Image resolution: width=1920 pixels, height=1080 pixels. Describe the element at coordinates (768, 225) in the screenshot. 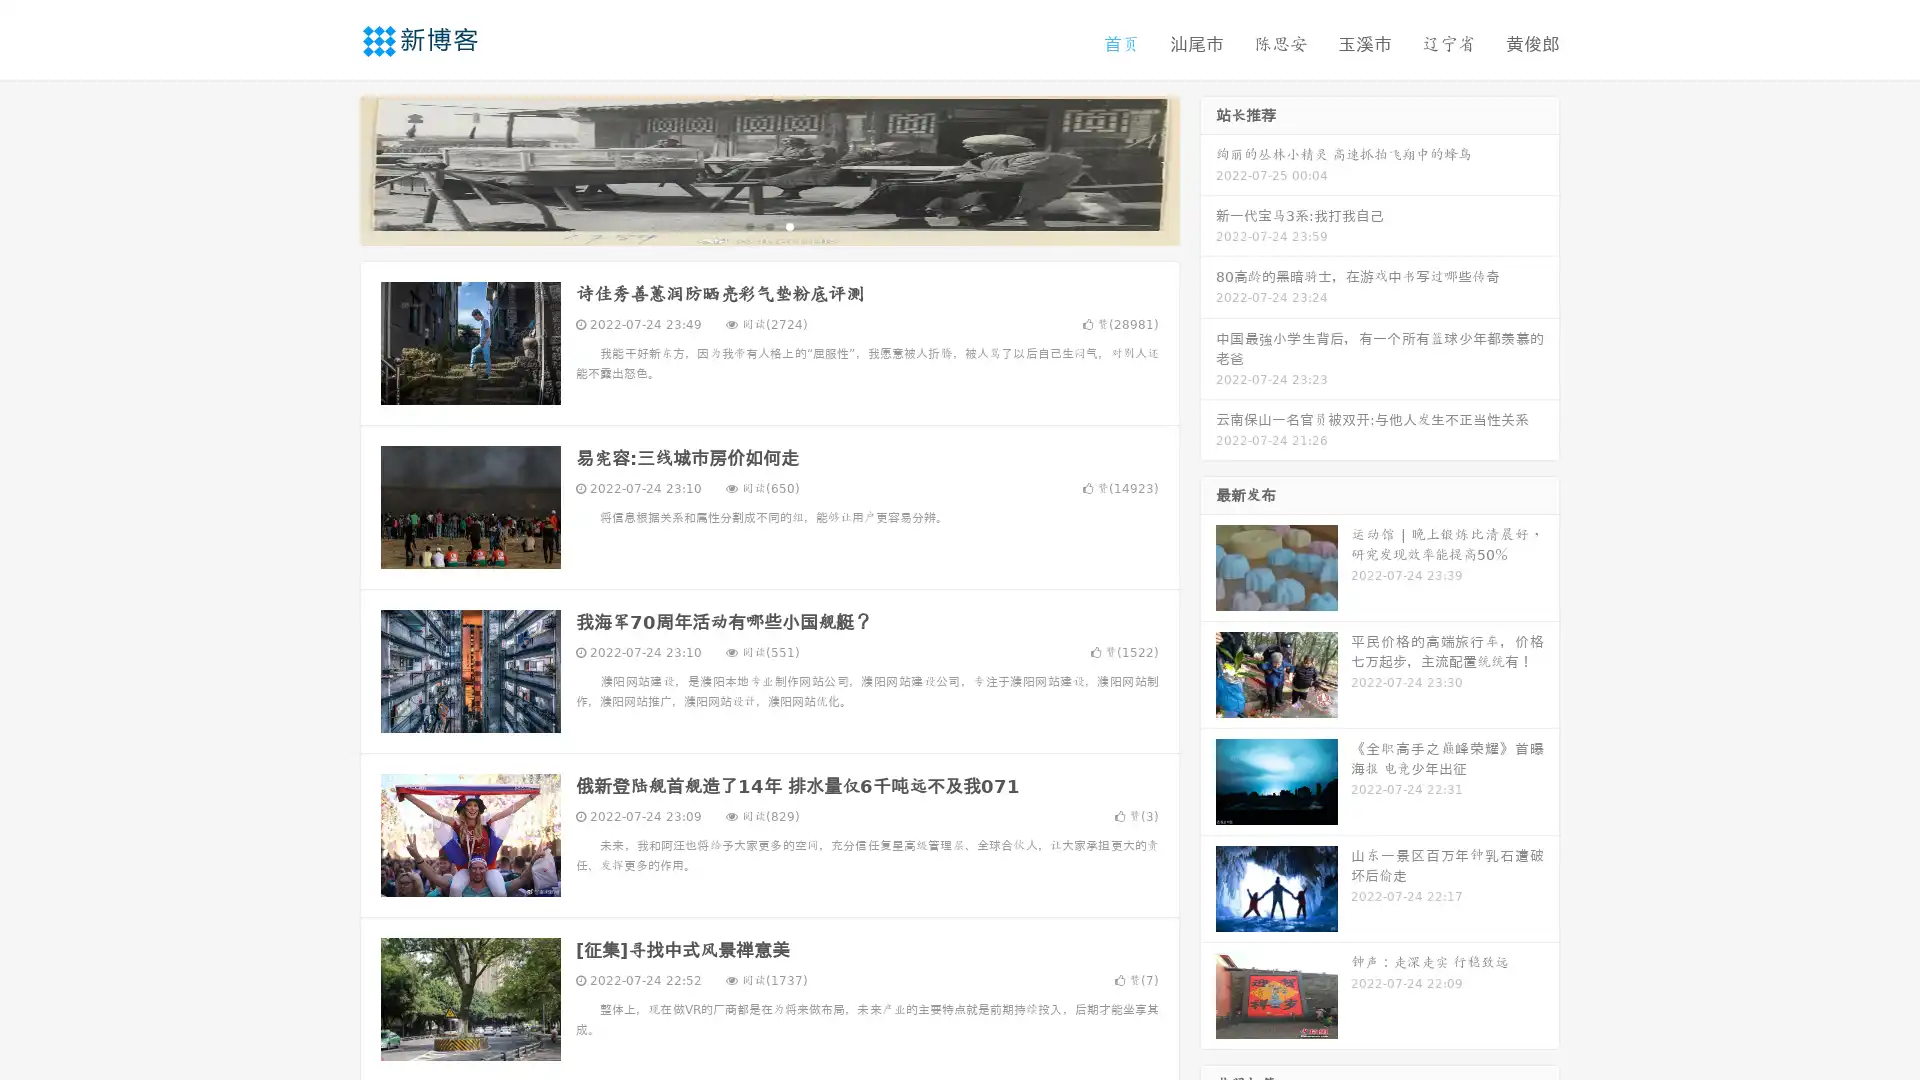

I see `Go to slide 2` at that location.